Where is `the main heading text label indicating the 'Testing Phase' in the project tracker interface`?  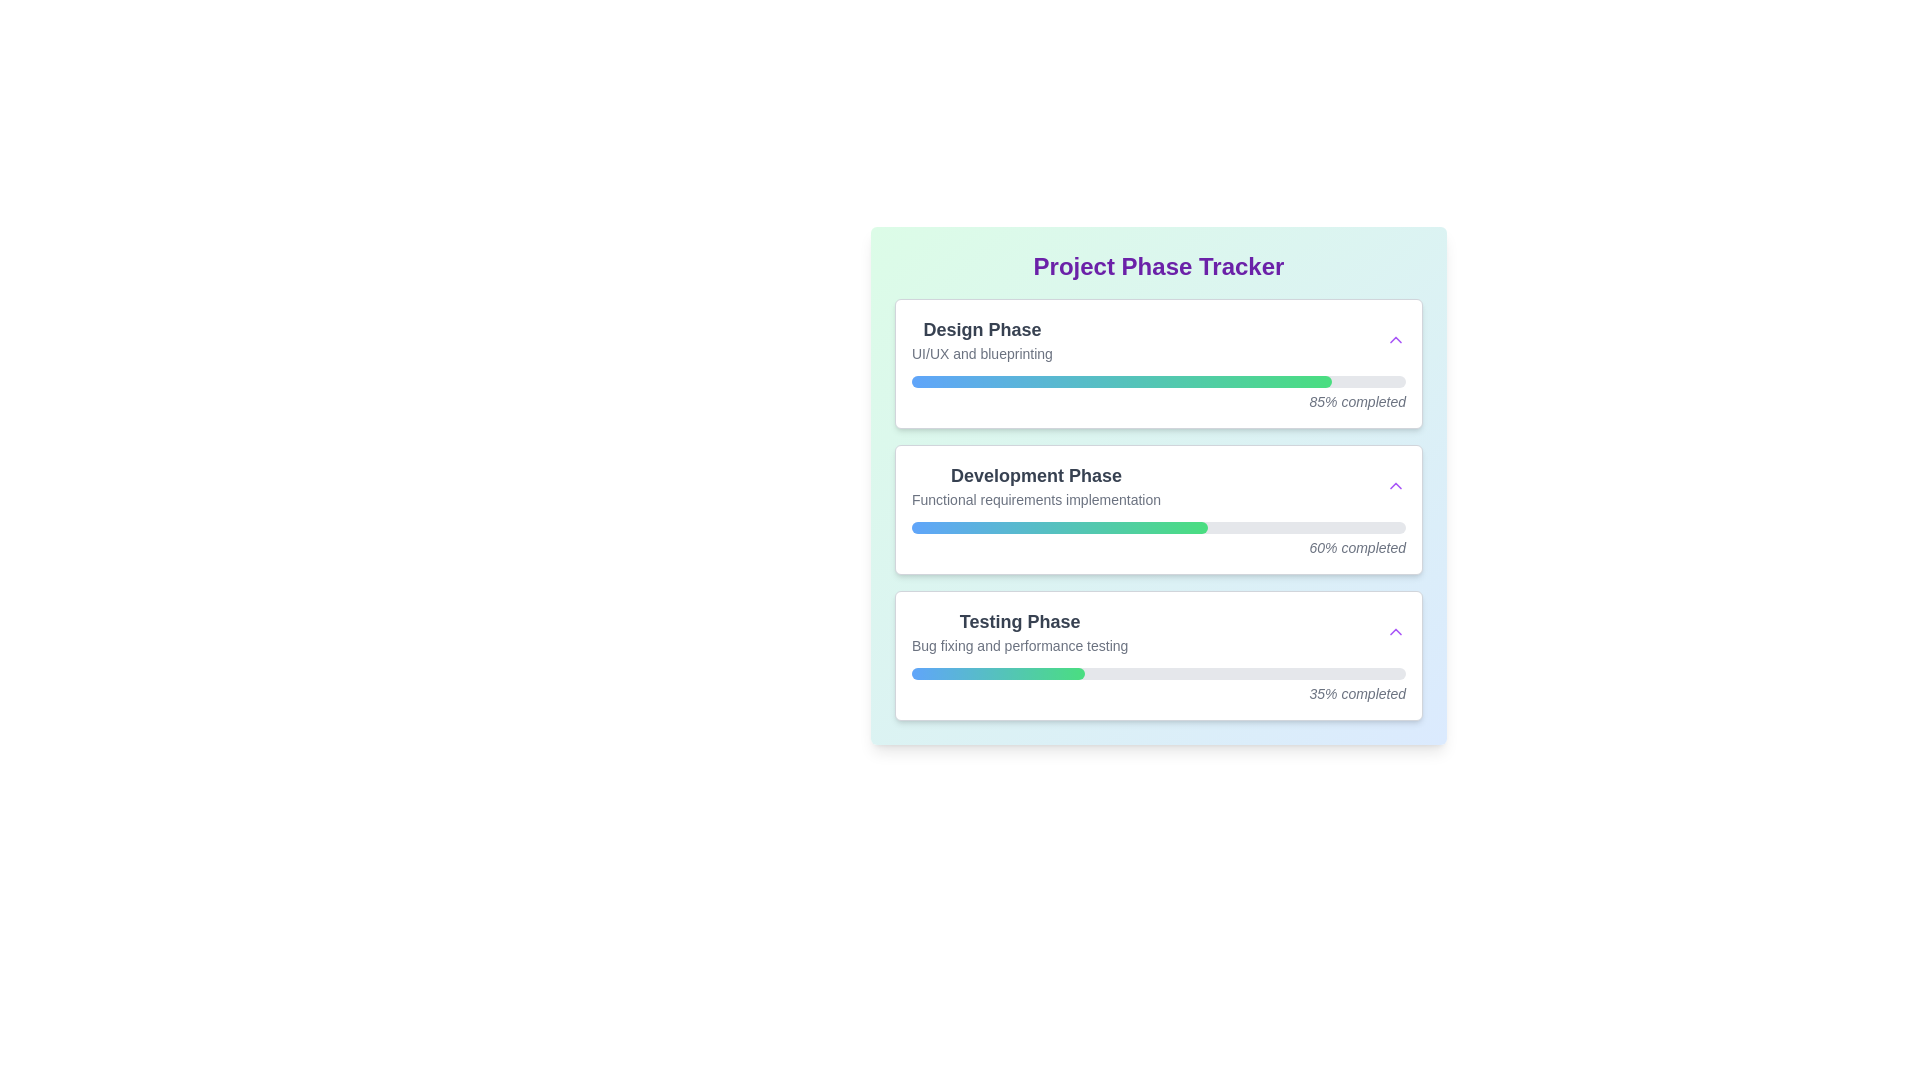
the main heading text label indicating the 'Testing Phase' in the project tracker interface is located at coordinates (1020, 620).